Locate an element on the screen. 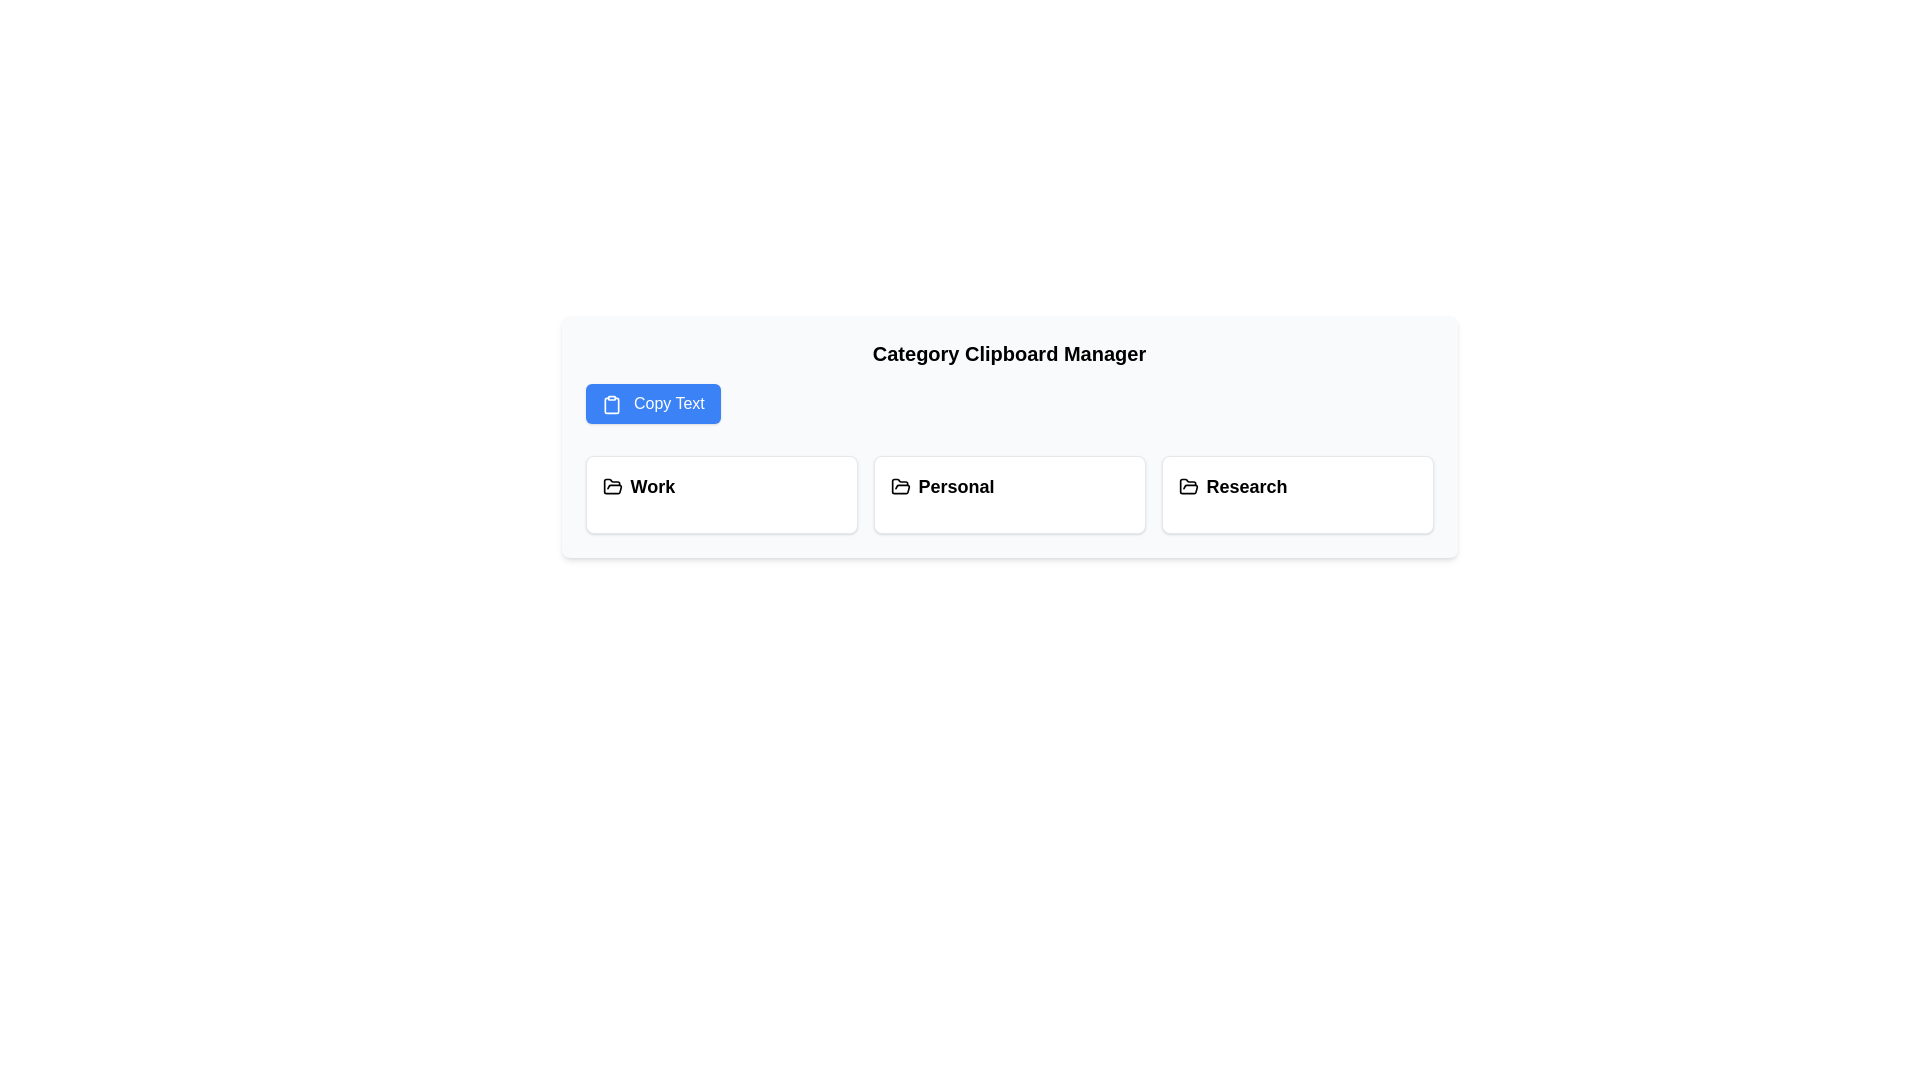  the third text label which categorizes or describes the content associated with the folder icon, located to the right of the 'Personal' label is located at coordinates (1246, 486).